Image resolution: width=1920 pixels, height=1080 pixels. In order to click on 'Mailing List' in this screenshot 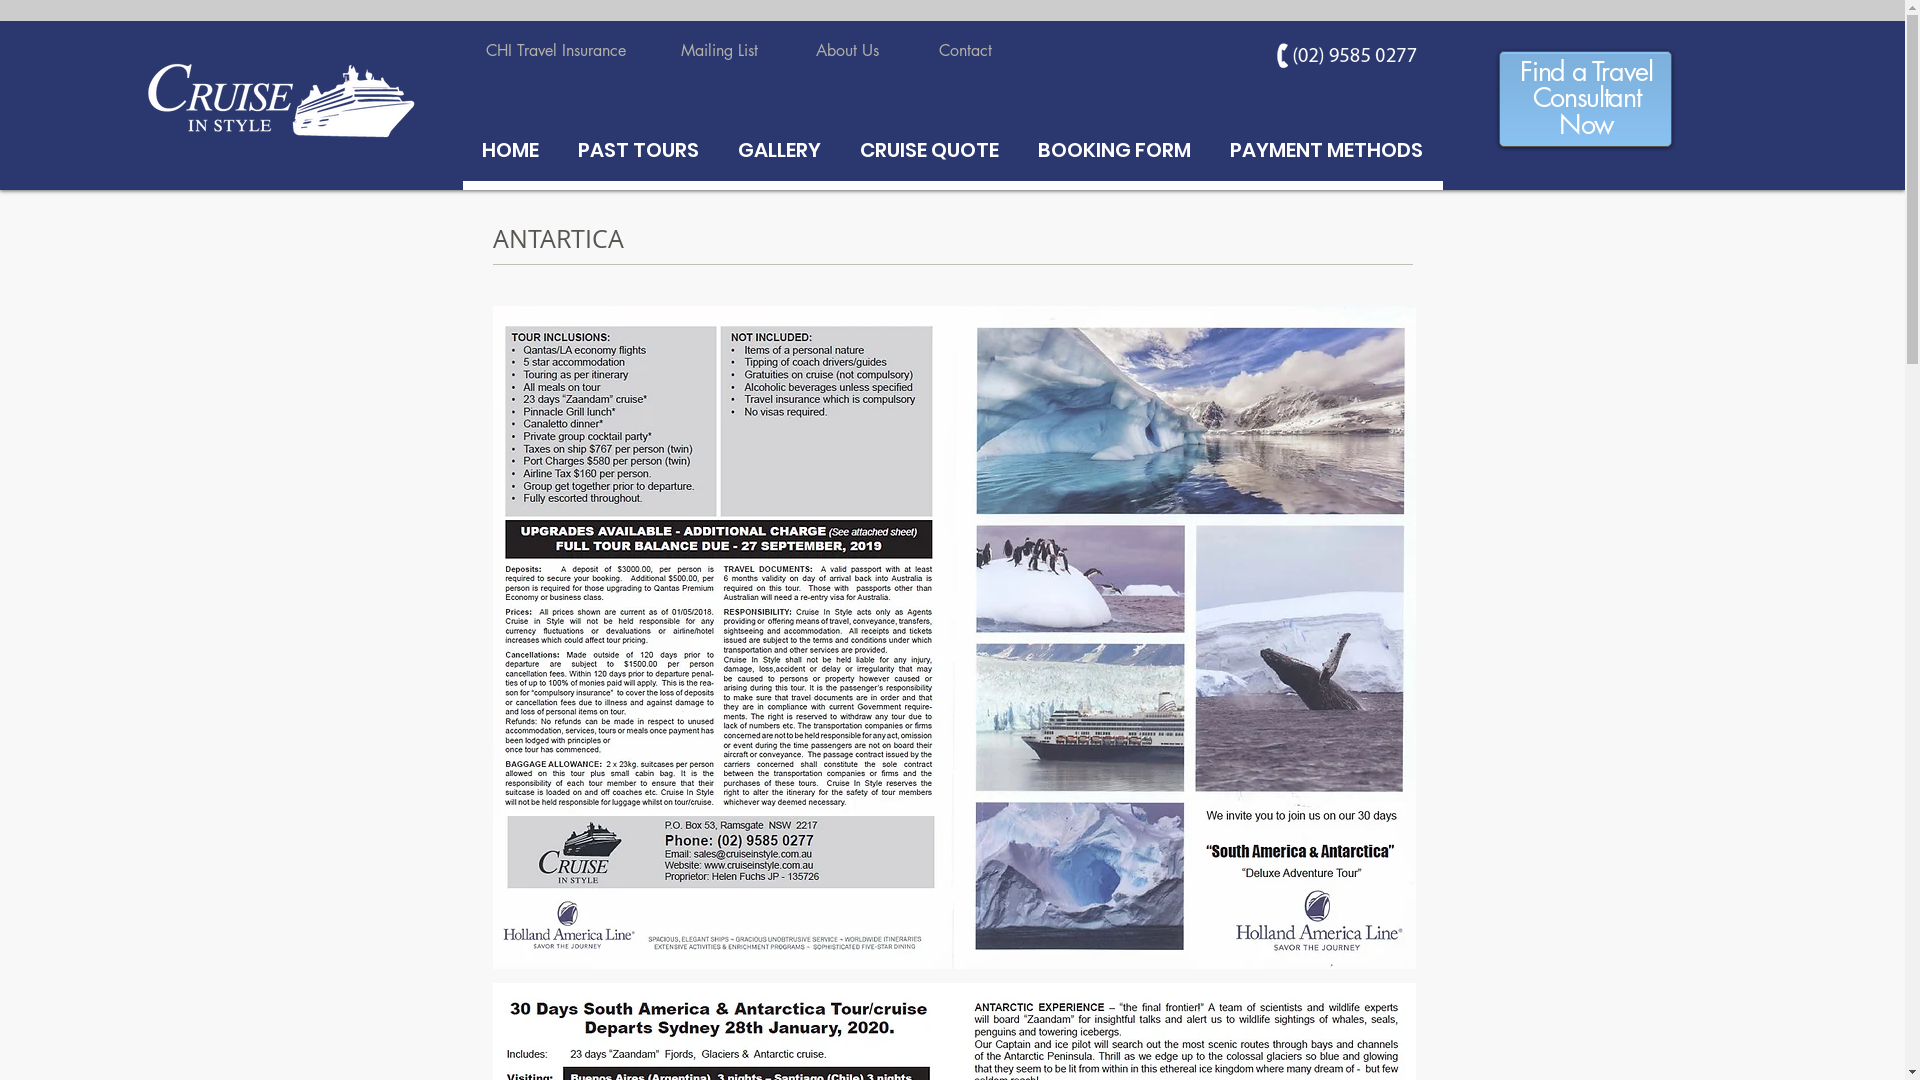, I will do `click(718, 50)`.